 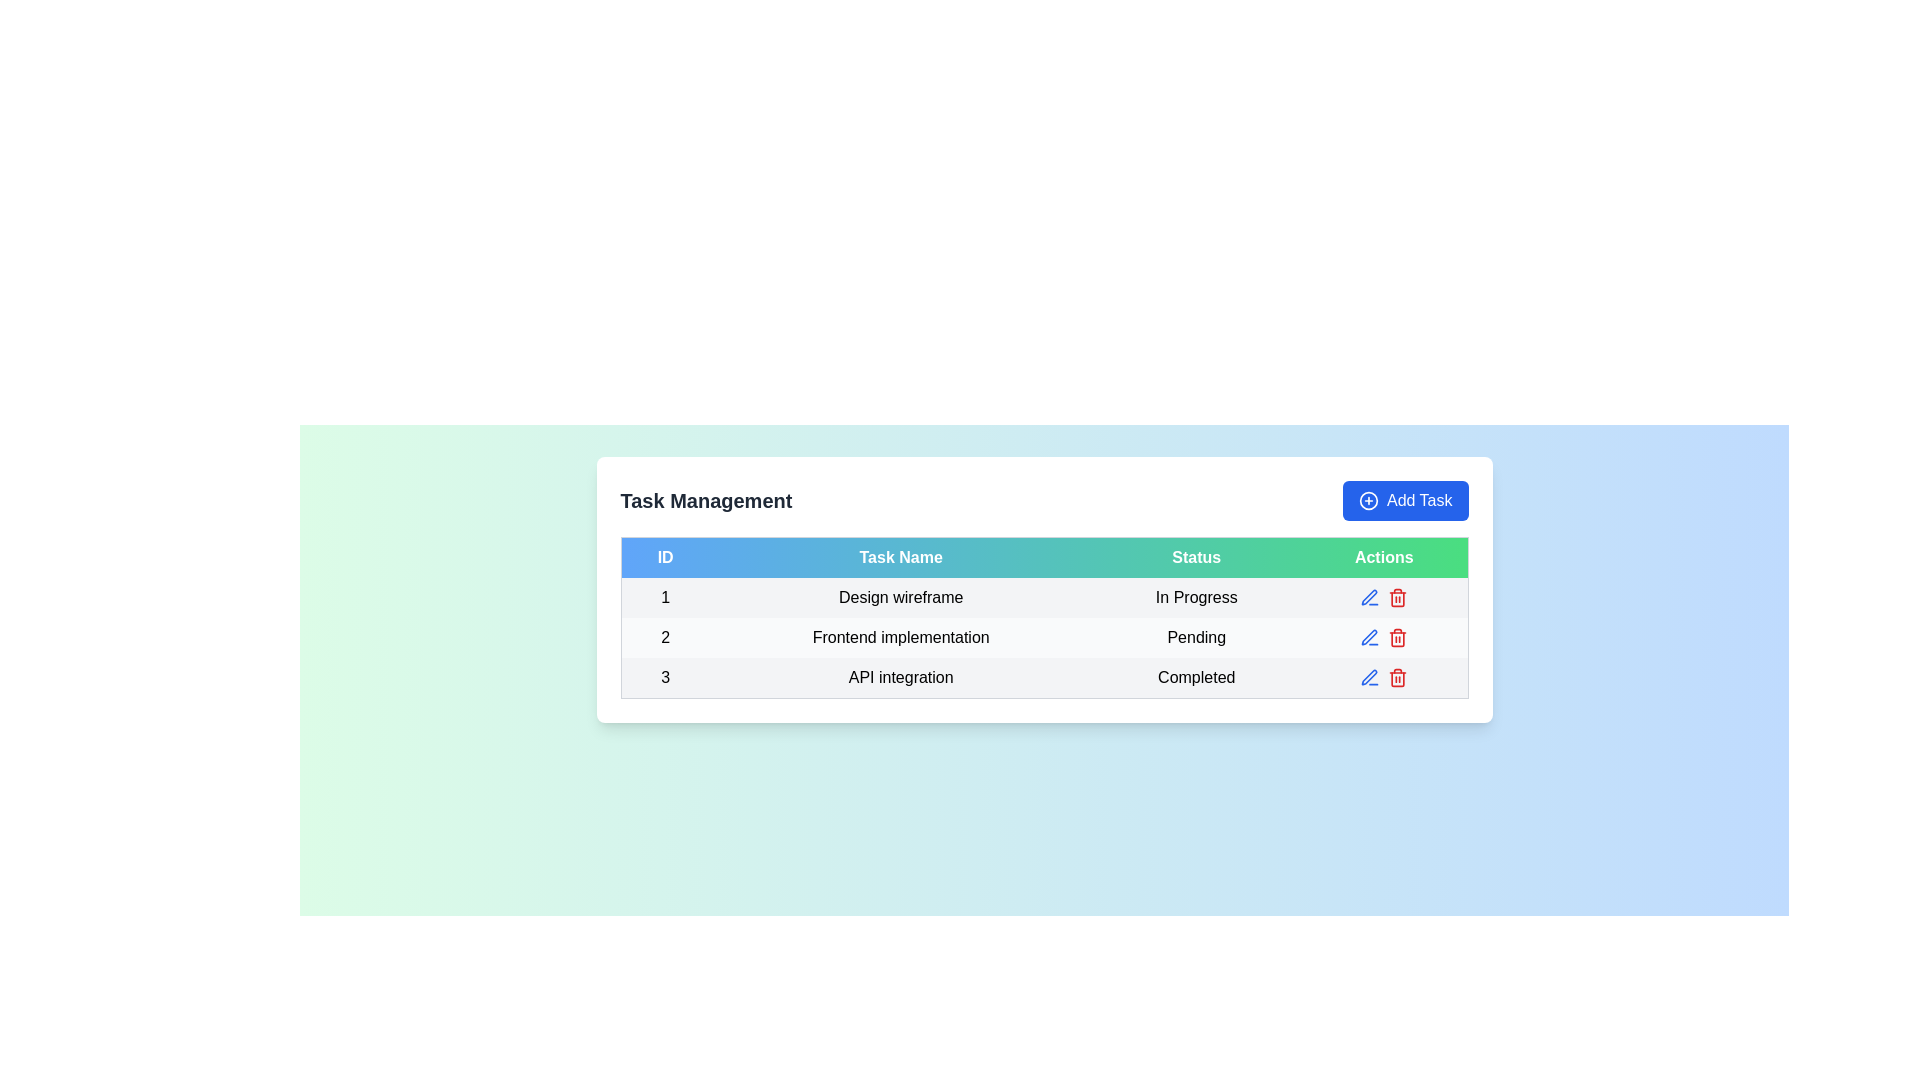 I want to click on the static text label displaying the task name 'API integration' located in the third row of the table under the 'Task Name' column, so click(x=900, y=677).